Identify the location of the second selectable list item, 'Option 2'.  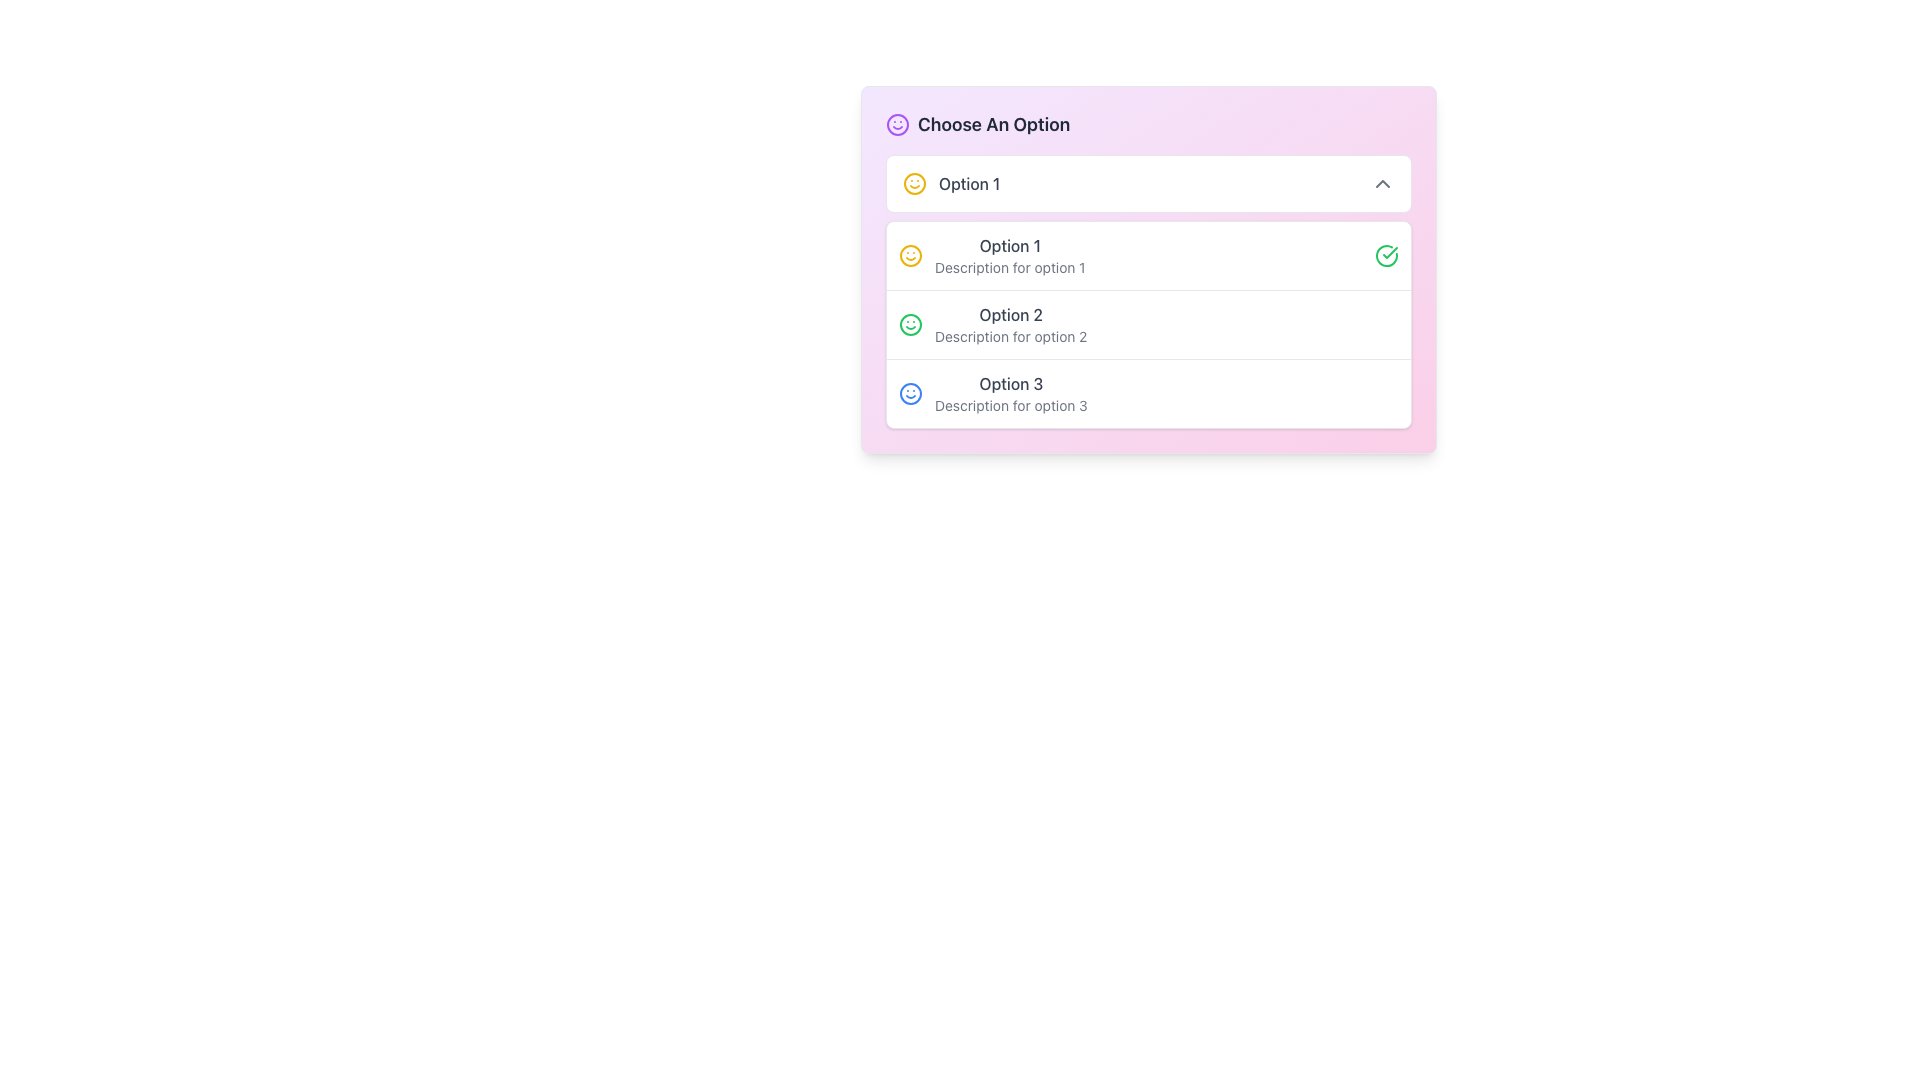
(1148, 323).